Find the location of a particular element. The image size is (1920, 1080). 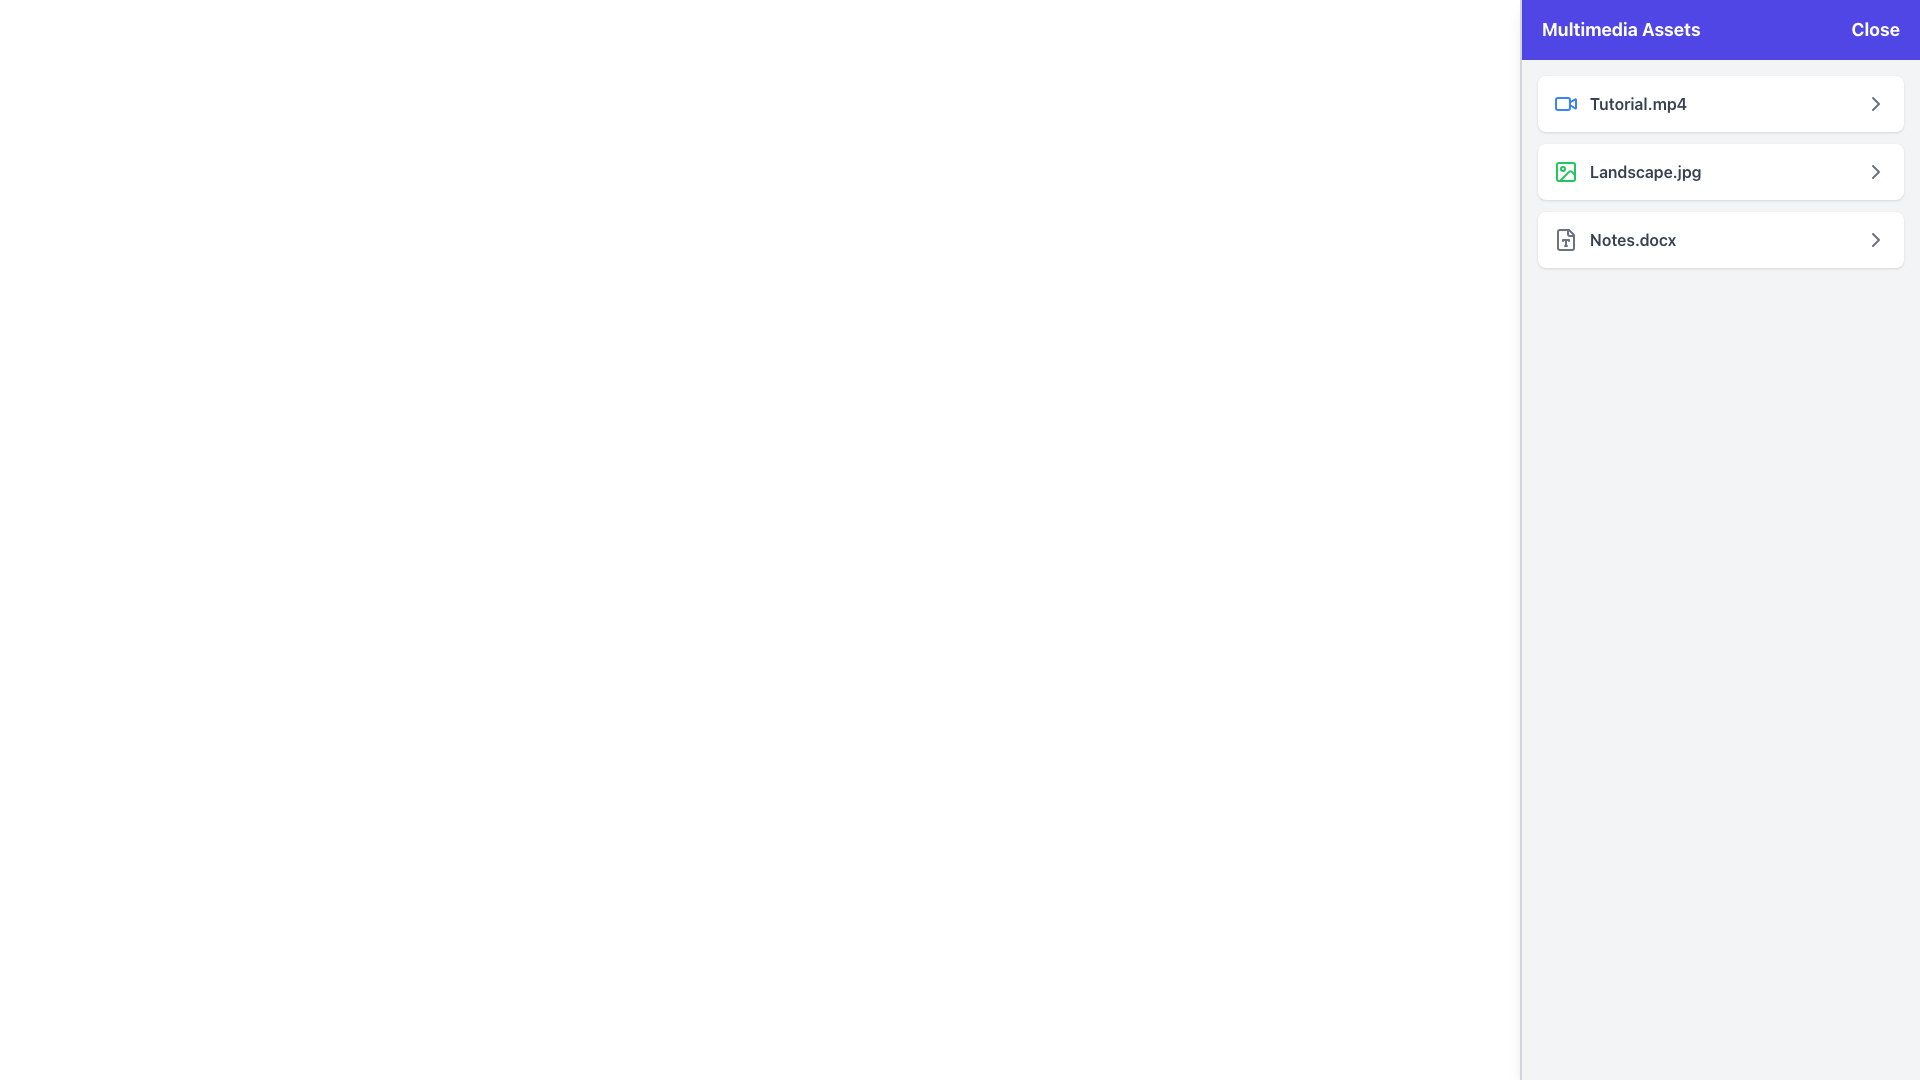

the rightward-facing chevron icon, which is the central part of the SVG component located to the right of text items like 'Tutorial.mp4' or 'Notes.docx' is located at coordinates (1875, 171).